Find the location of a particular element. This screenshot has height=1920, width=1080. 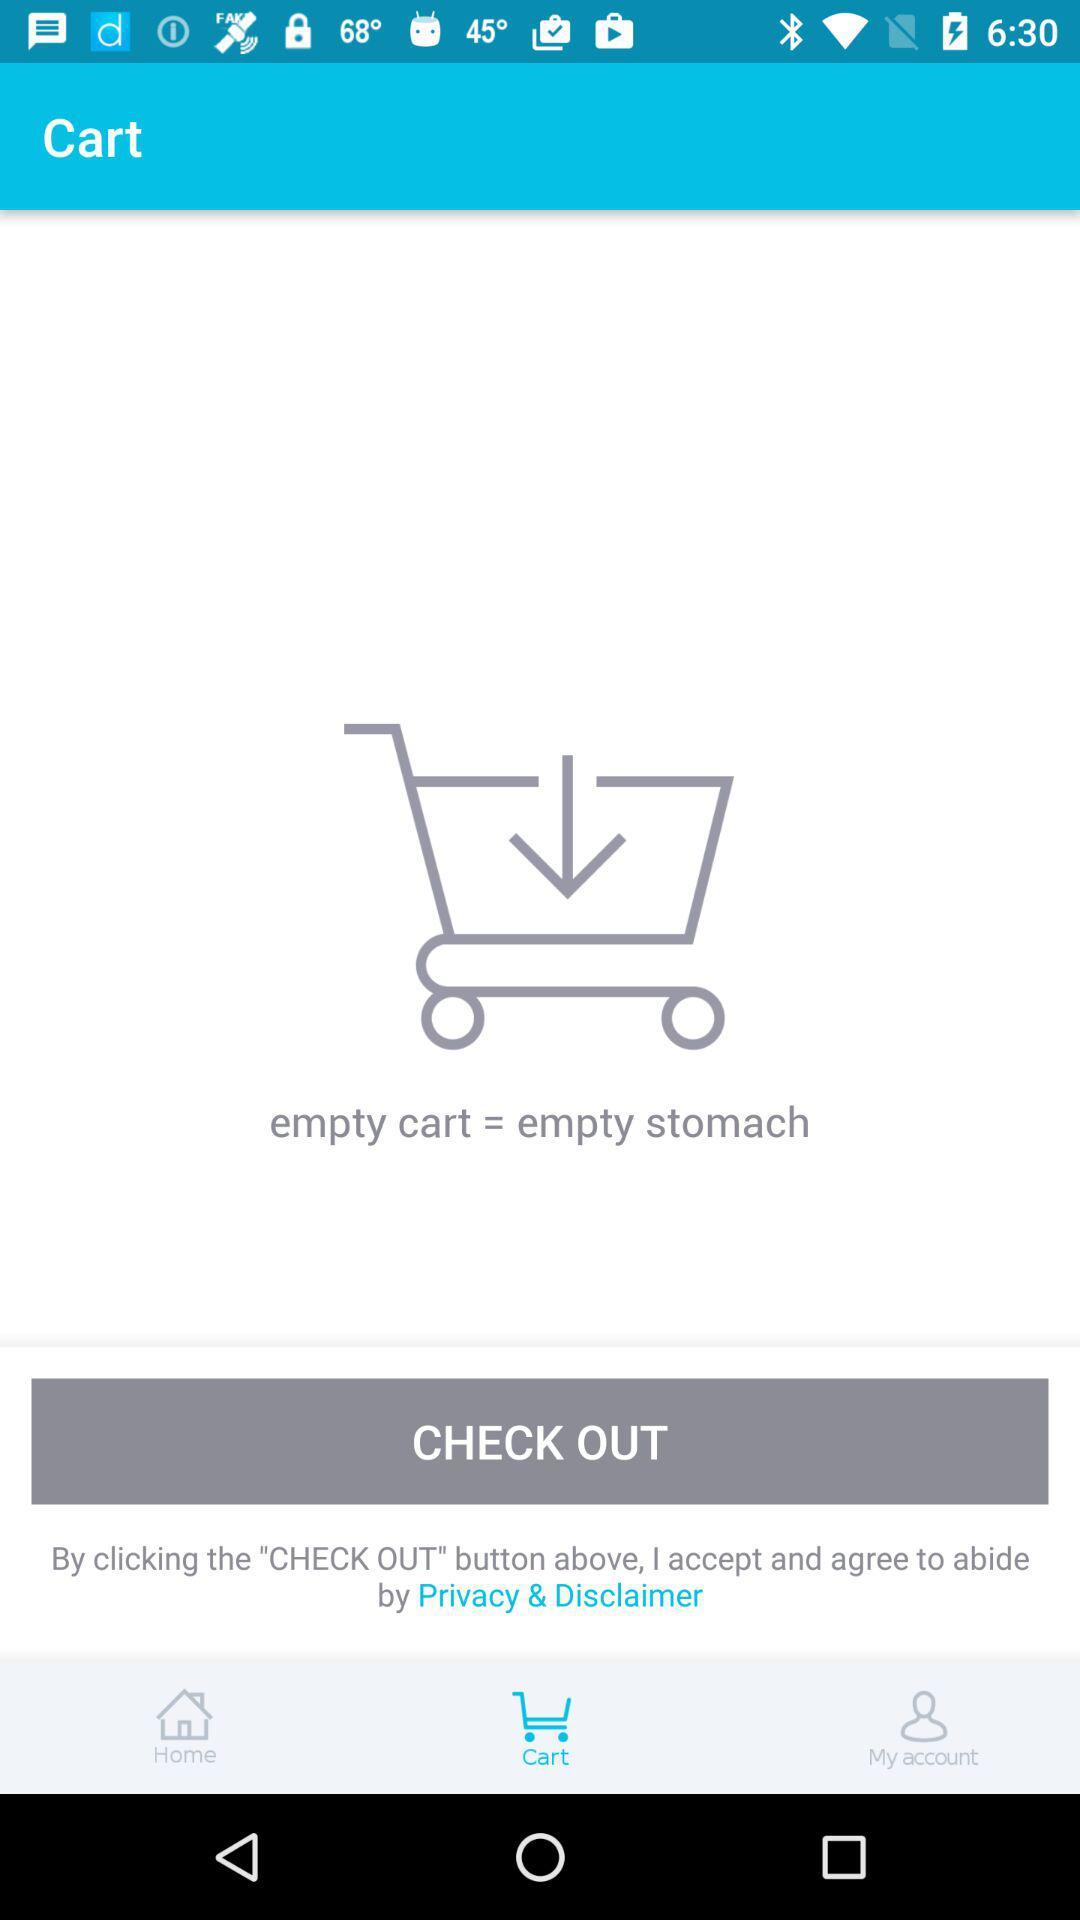

check my cart is located at coordinates (540, 1727).